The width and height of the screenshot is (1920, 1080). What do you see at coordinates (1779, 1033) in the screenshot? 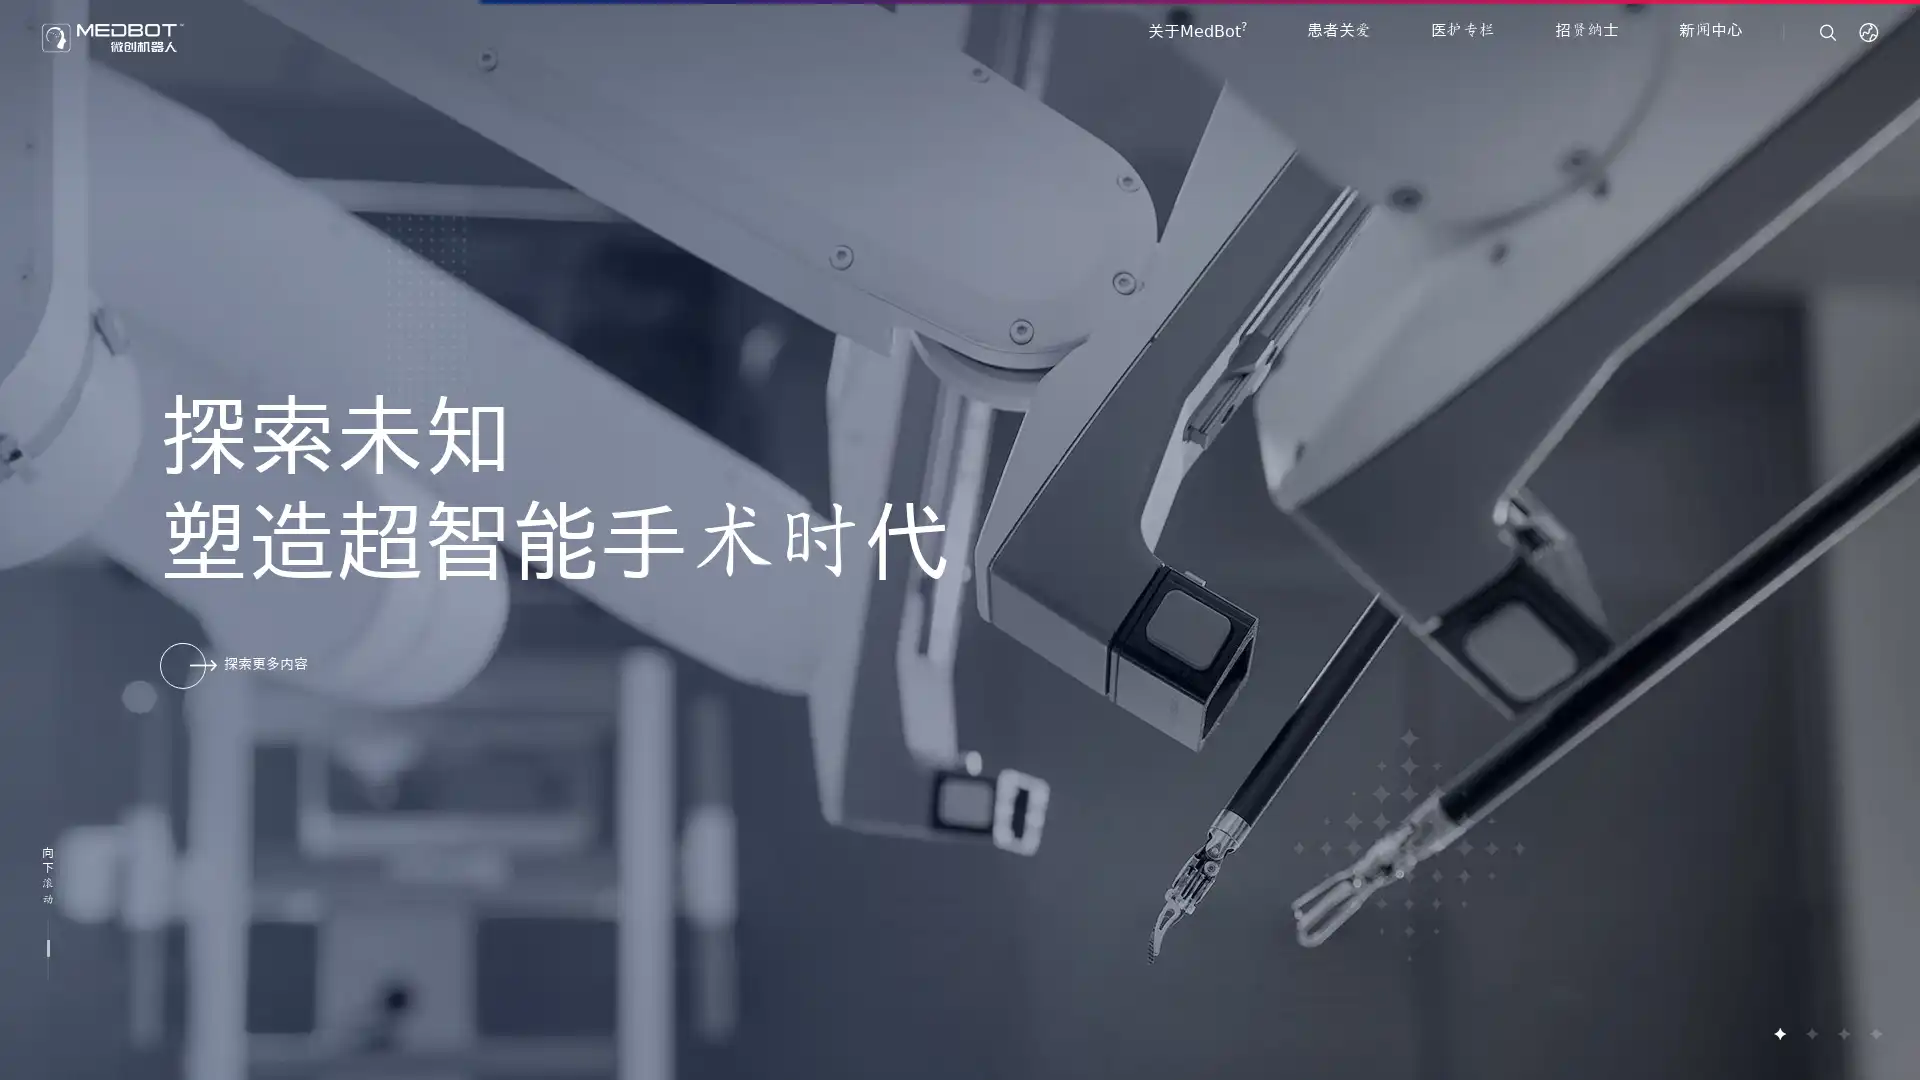
I see `Go to slide 1` at bounding box center [1779, 1033].